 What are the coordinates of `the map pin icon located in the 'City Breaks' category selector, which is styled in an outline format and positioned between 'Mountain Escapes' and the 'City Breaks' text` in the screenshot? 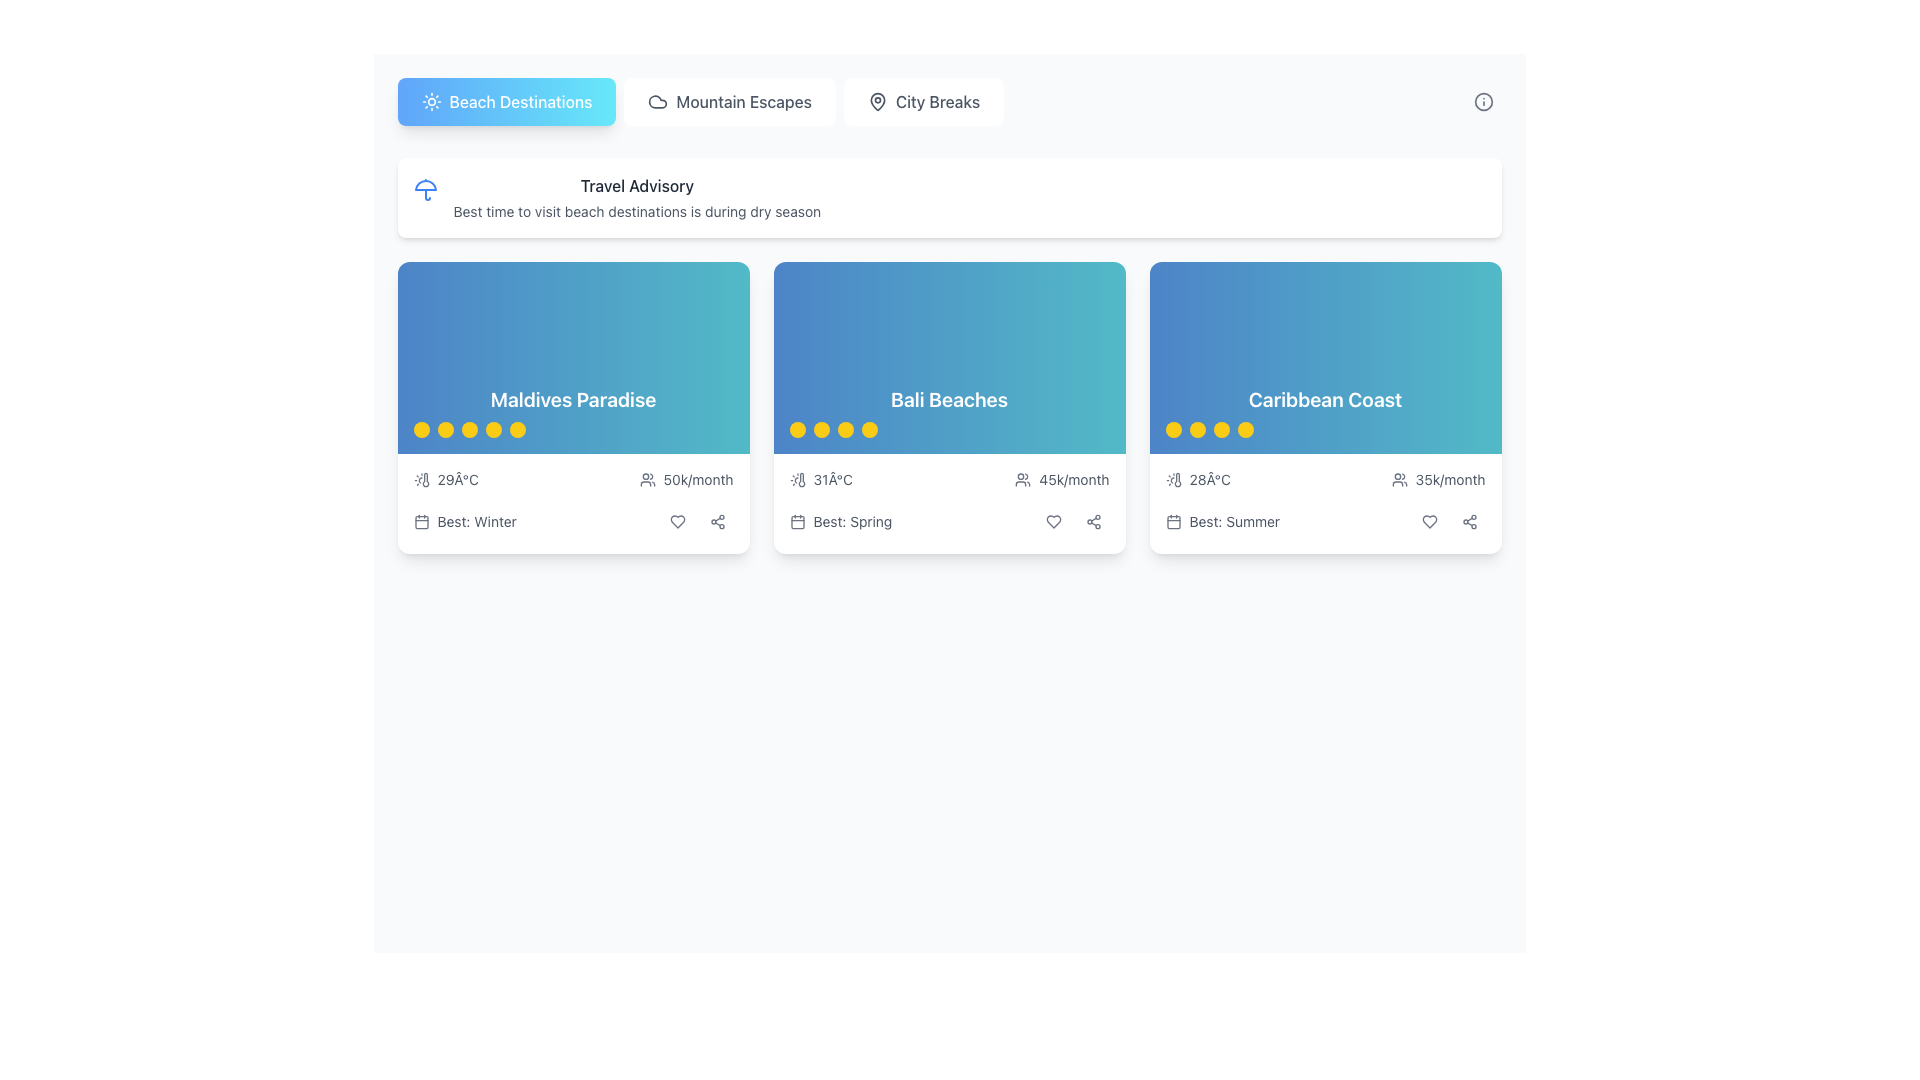 It's located at (877, 101).